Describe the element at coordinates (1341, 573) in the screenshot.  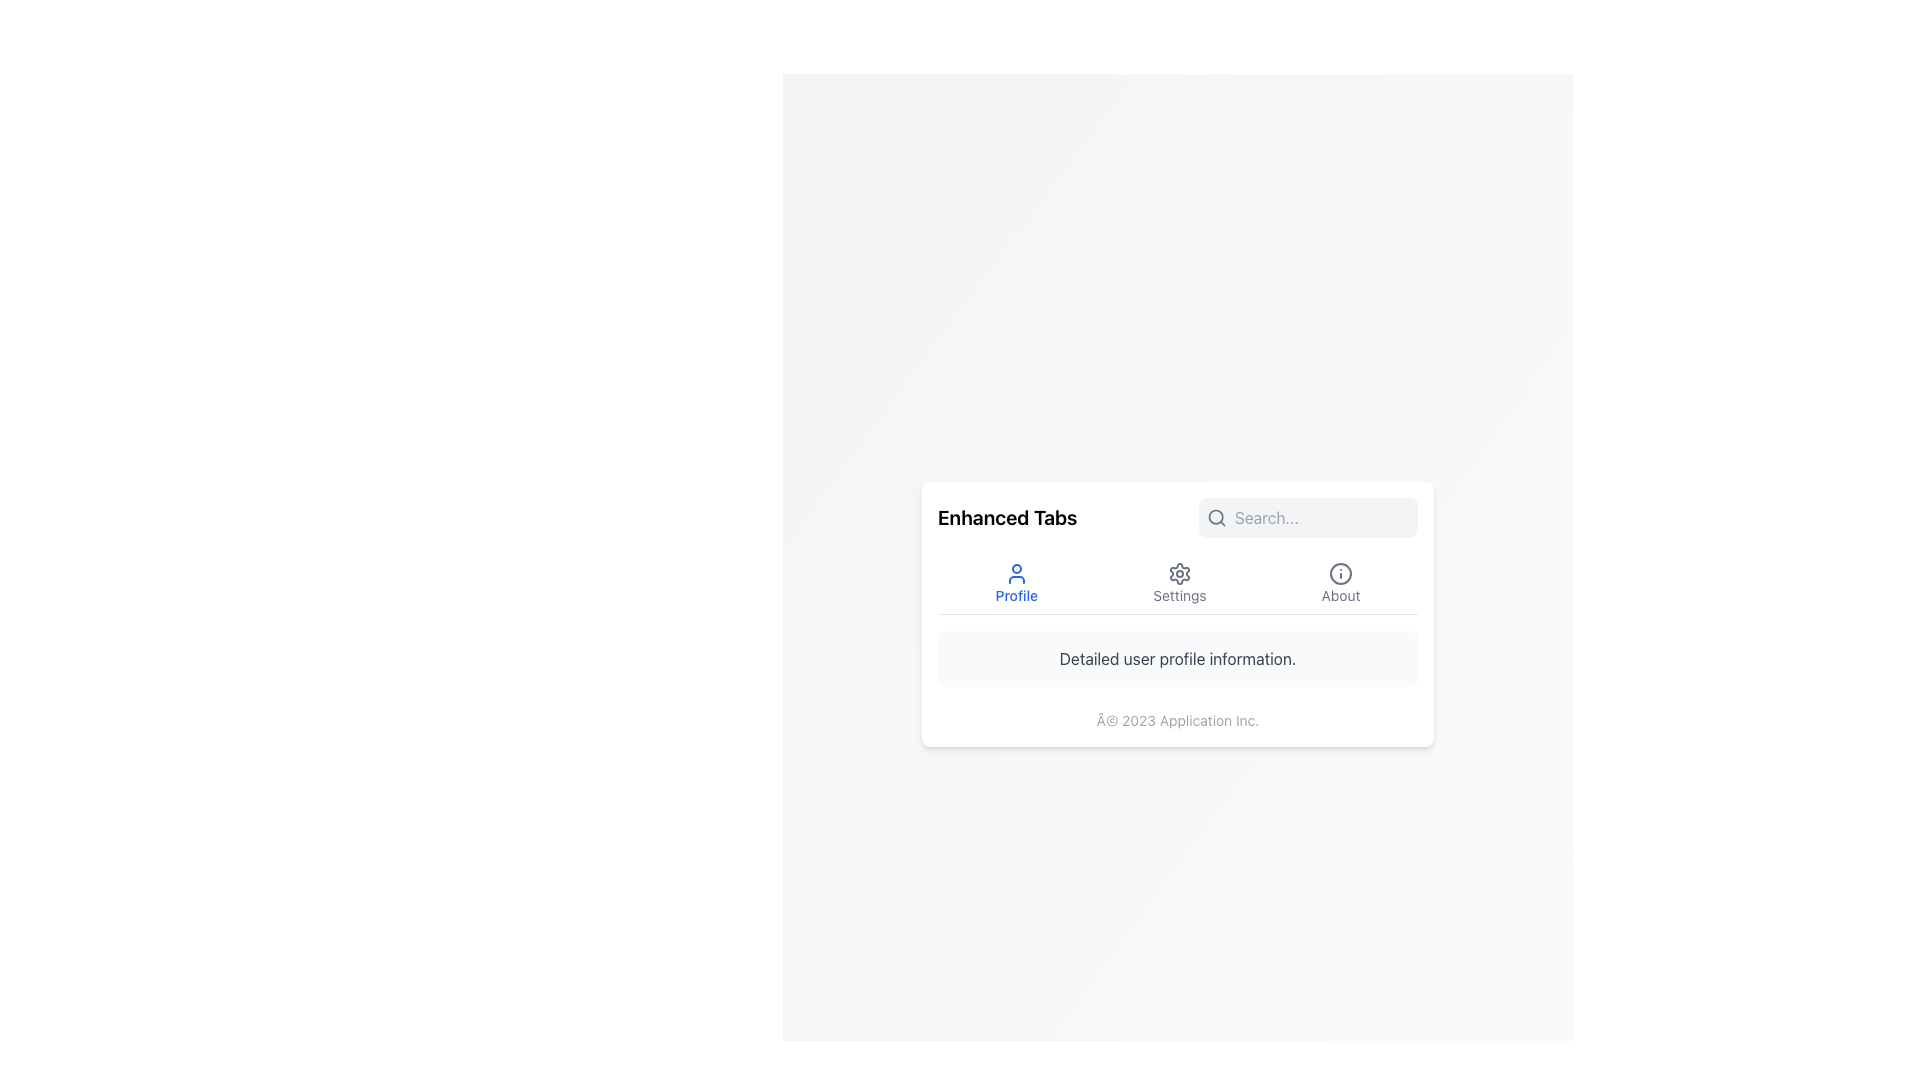
I see `the 'About' icon in the navigation bar` at that location.